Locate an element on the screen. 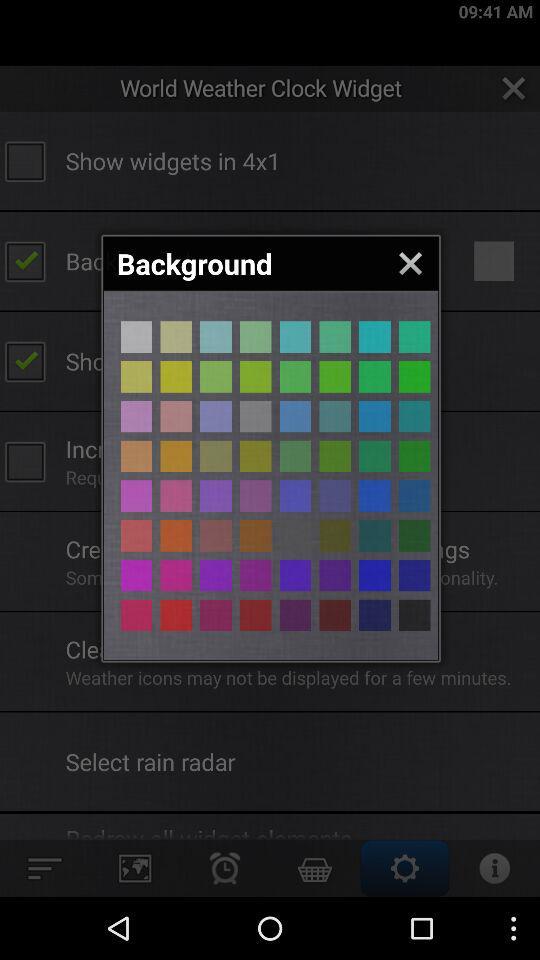  color is located at coordinates (215, 456).